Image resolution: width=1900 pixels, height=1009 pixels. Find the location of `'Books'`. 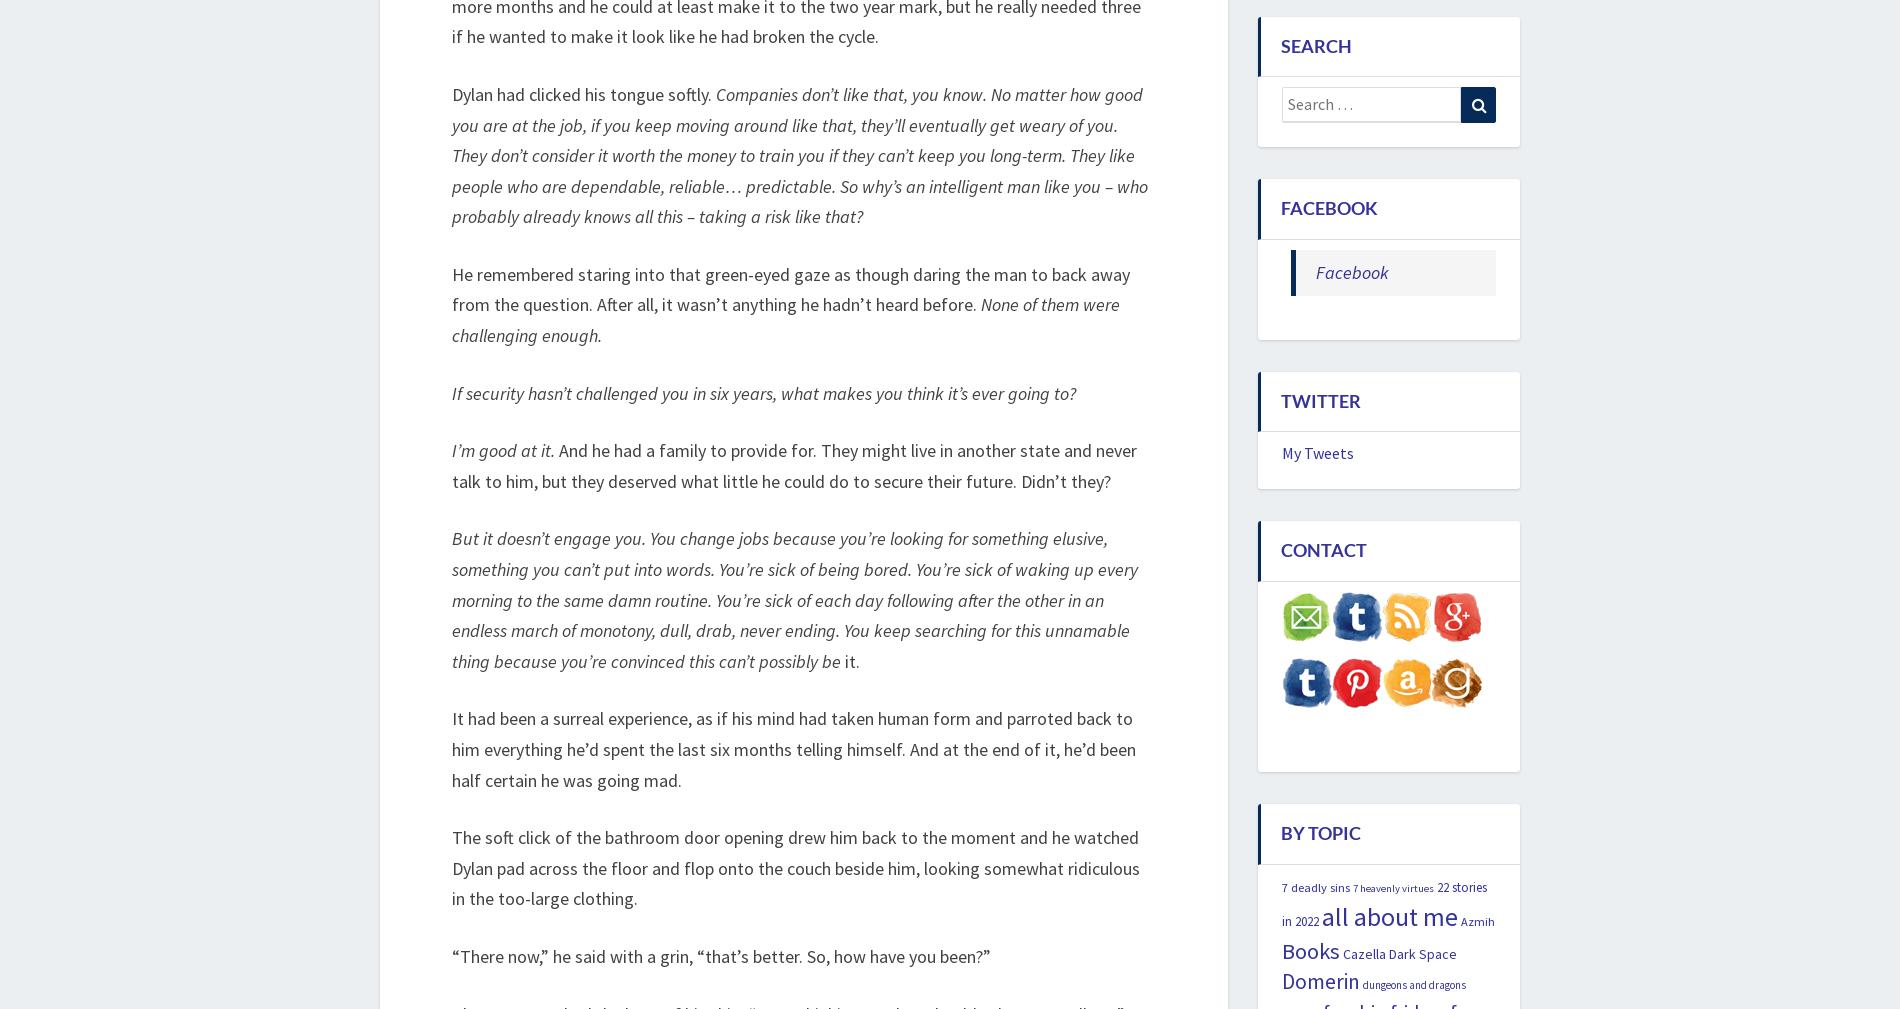

'Books' is located at coordinates (1309, 951).